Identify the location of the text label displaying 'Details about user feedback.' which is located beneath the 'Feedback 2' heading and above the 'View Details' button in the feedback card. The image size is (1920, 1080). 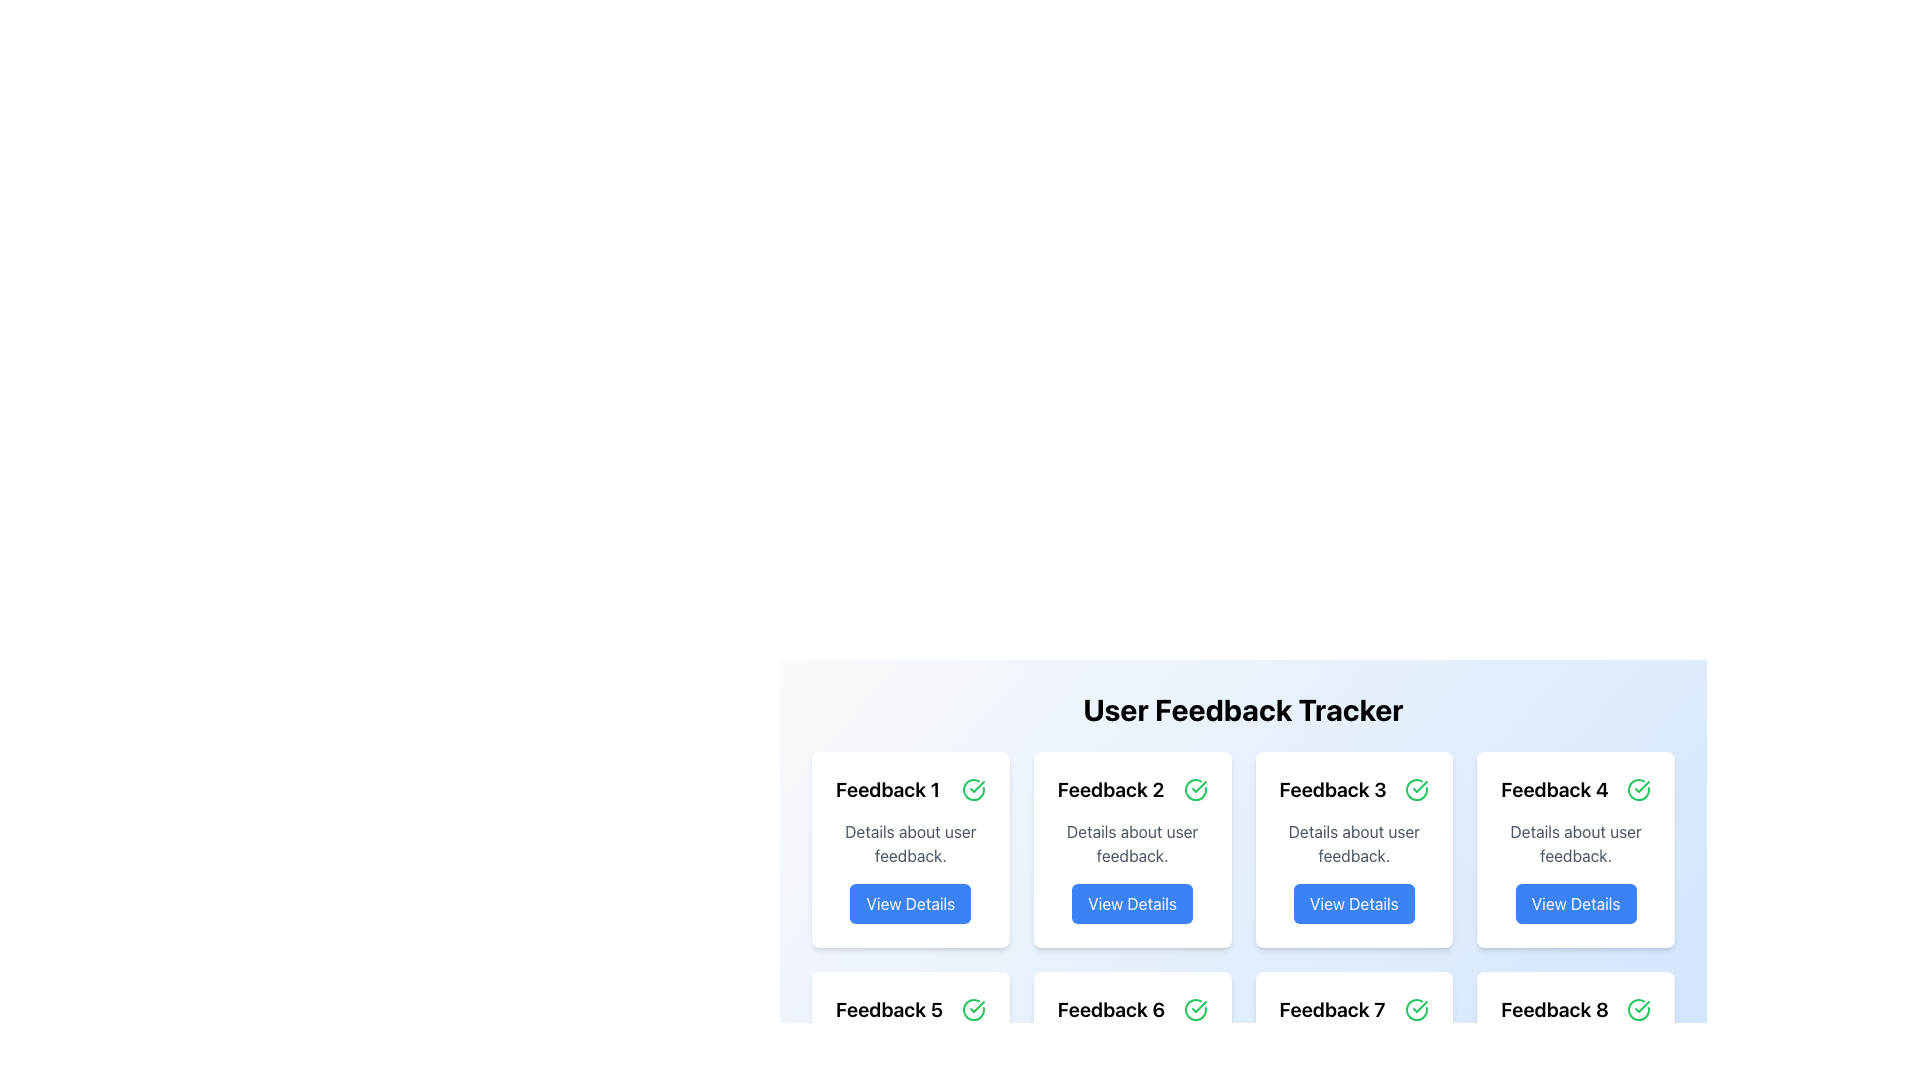
(1132, 844).